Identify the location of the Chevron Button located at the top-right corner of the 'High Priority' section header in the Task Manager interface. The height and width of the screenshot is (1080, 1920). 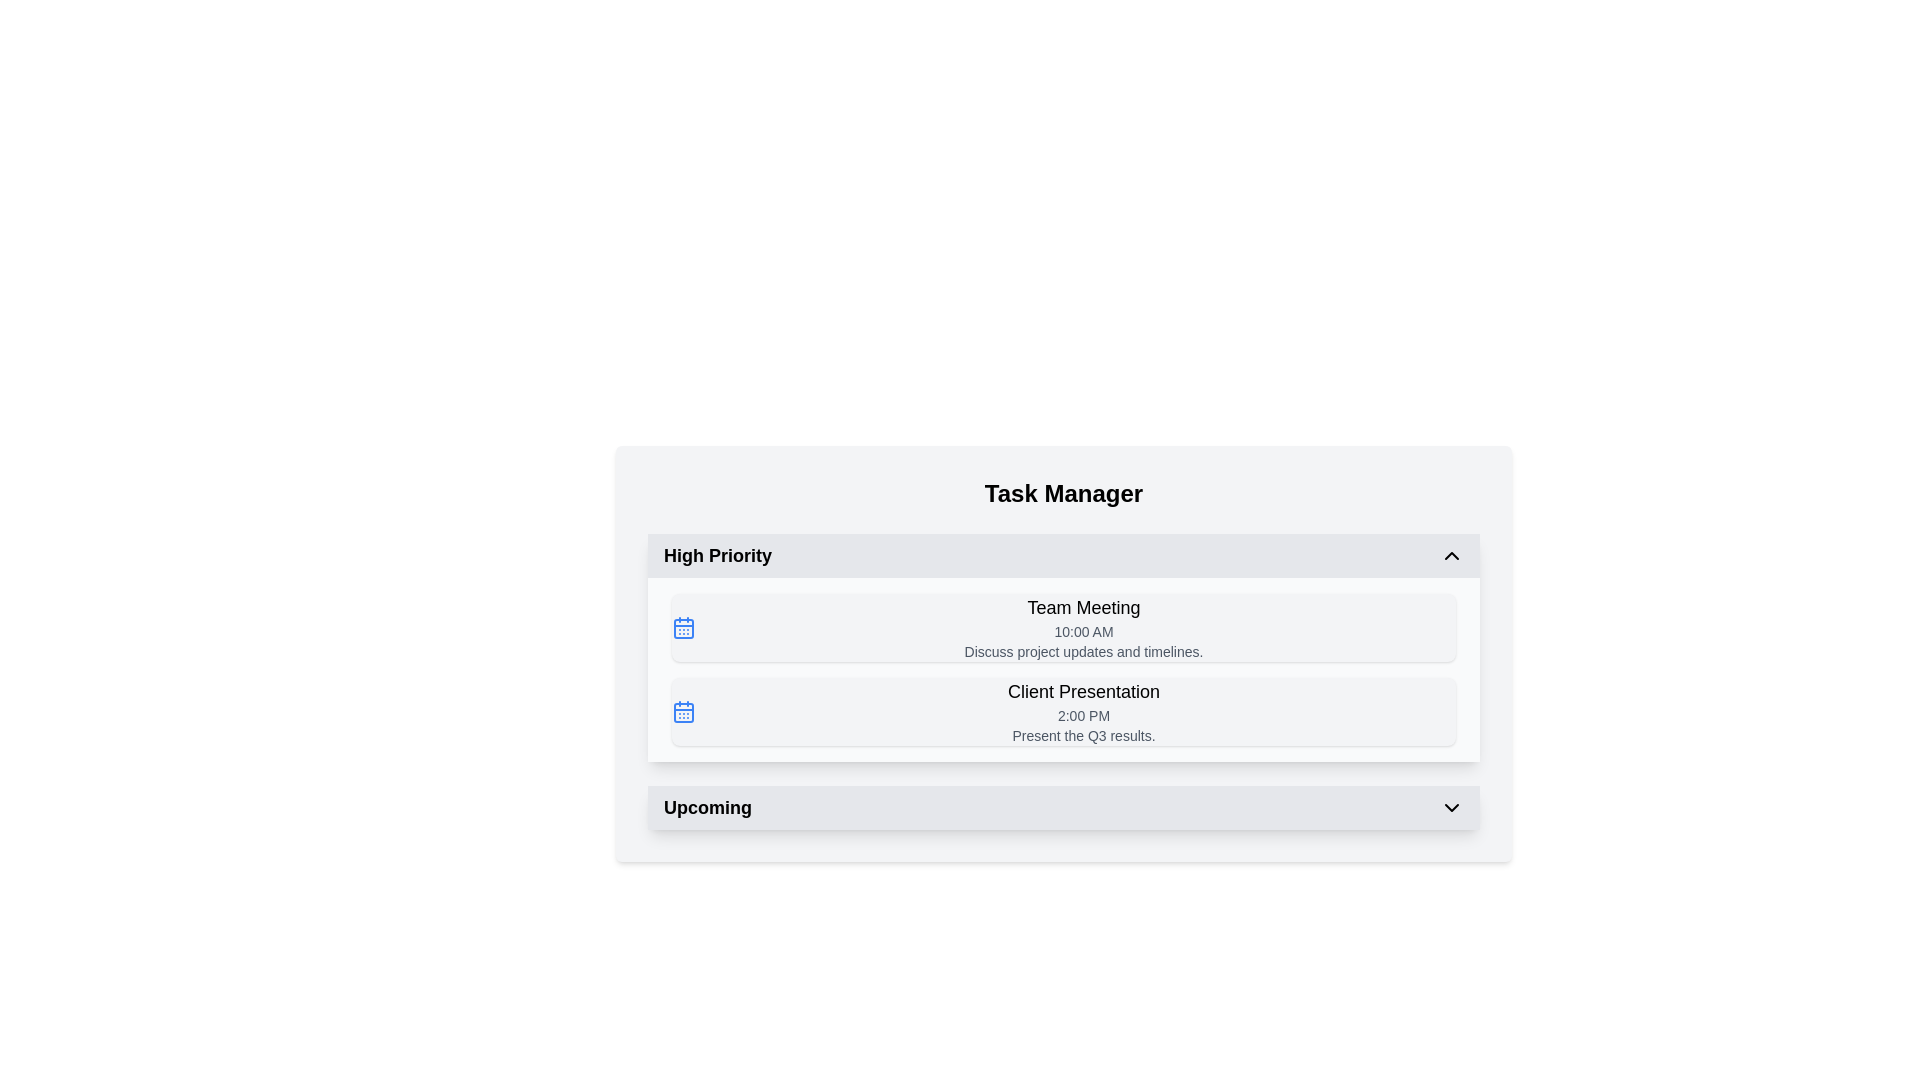
(1451, 555).